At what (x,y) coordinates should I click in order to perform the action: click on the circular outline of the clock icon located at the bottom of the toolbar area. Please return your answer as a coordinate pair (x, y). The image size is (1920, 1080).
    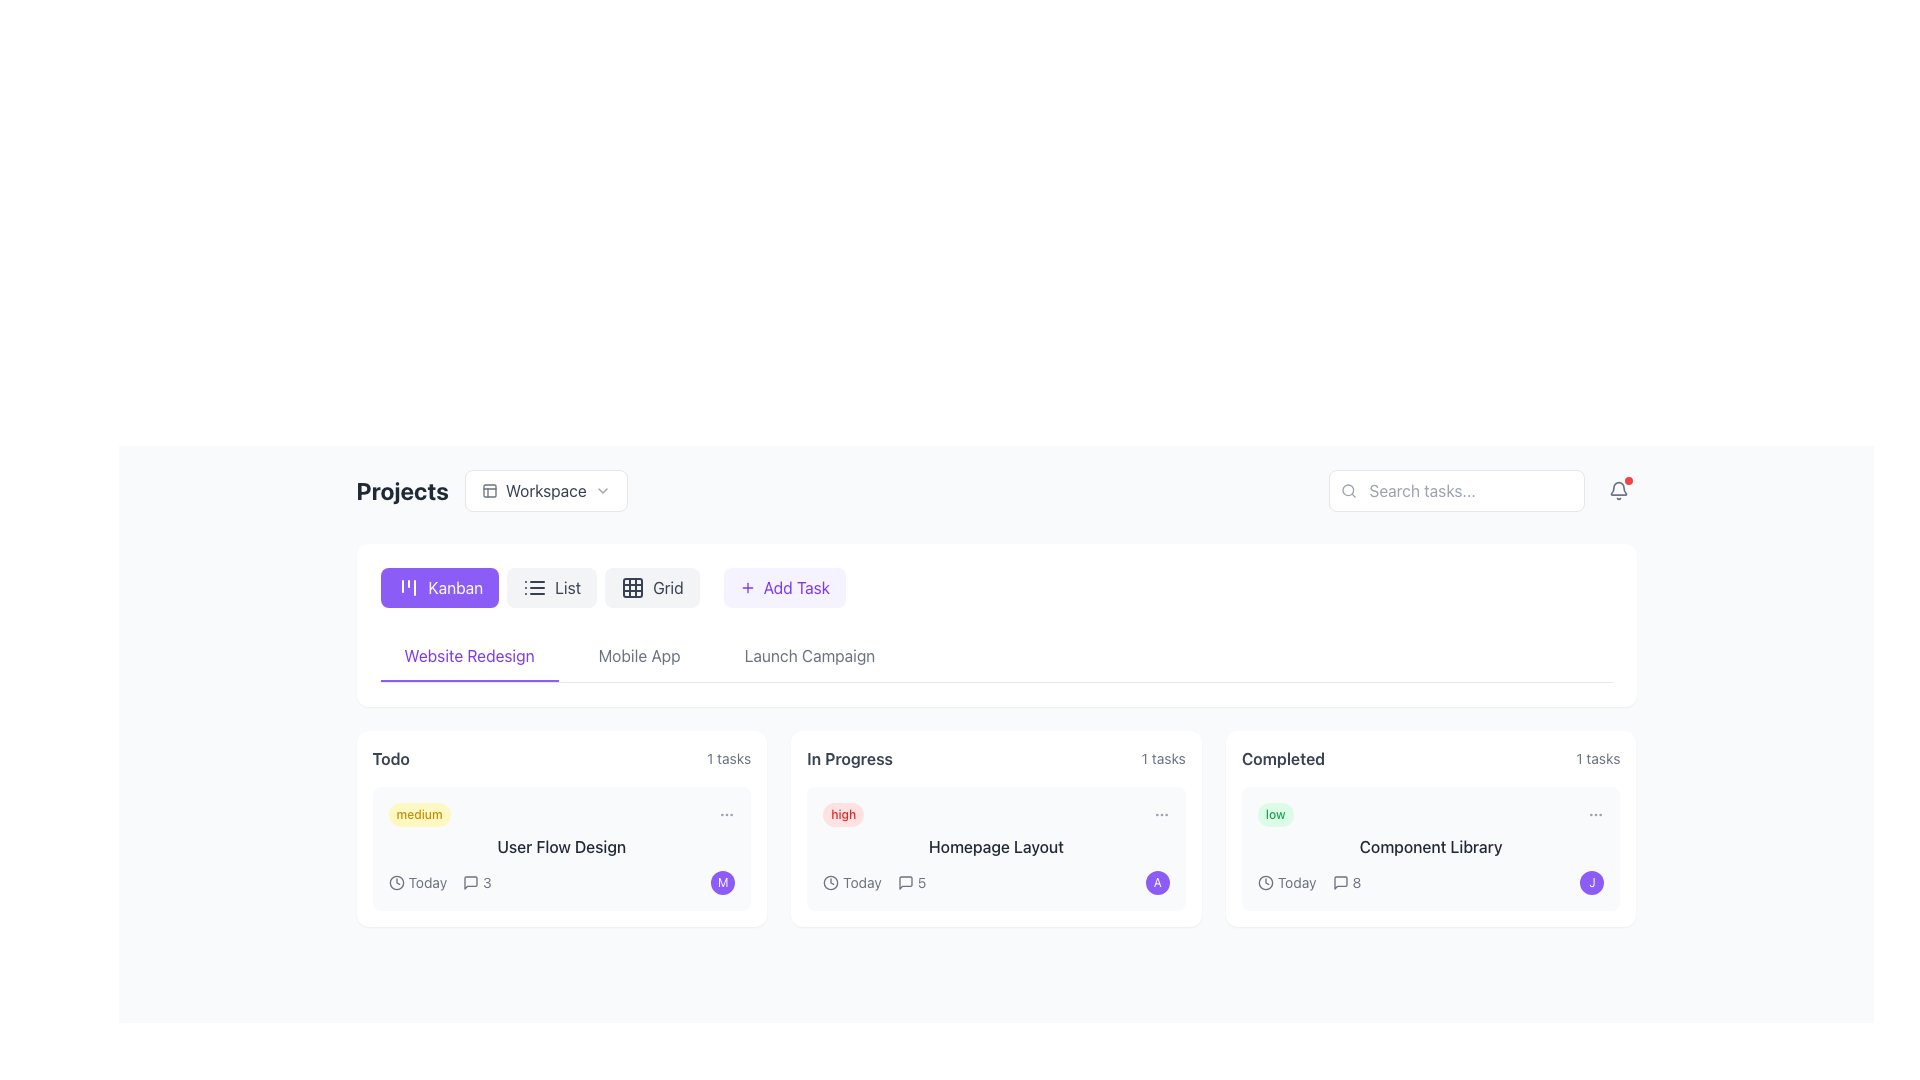
    Looking at the image, I should click on (396, 882).